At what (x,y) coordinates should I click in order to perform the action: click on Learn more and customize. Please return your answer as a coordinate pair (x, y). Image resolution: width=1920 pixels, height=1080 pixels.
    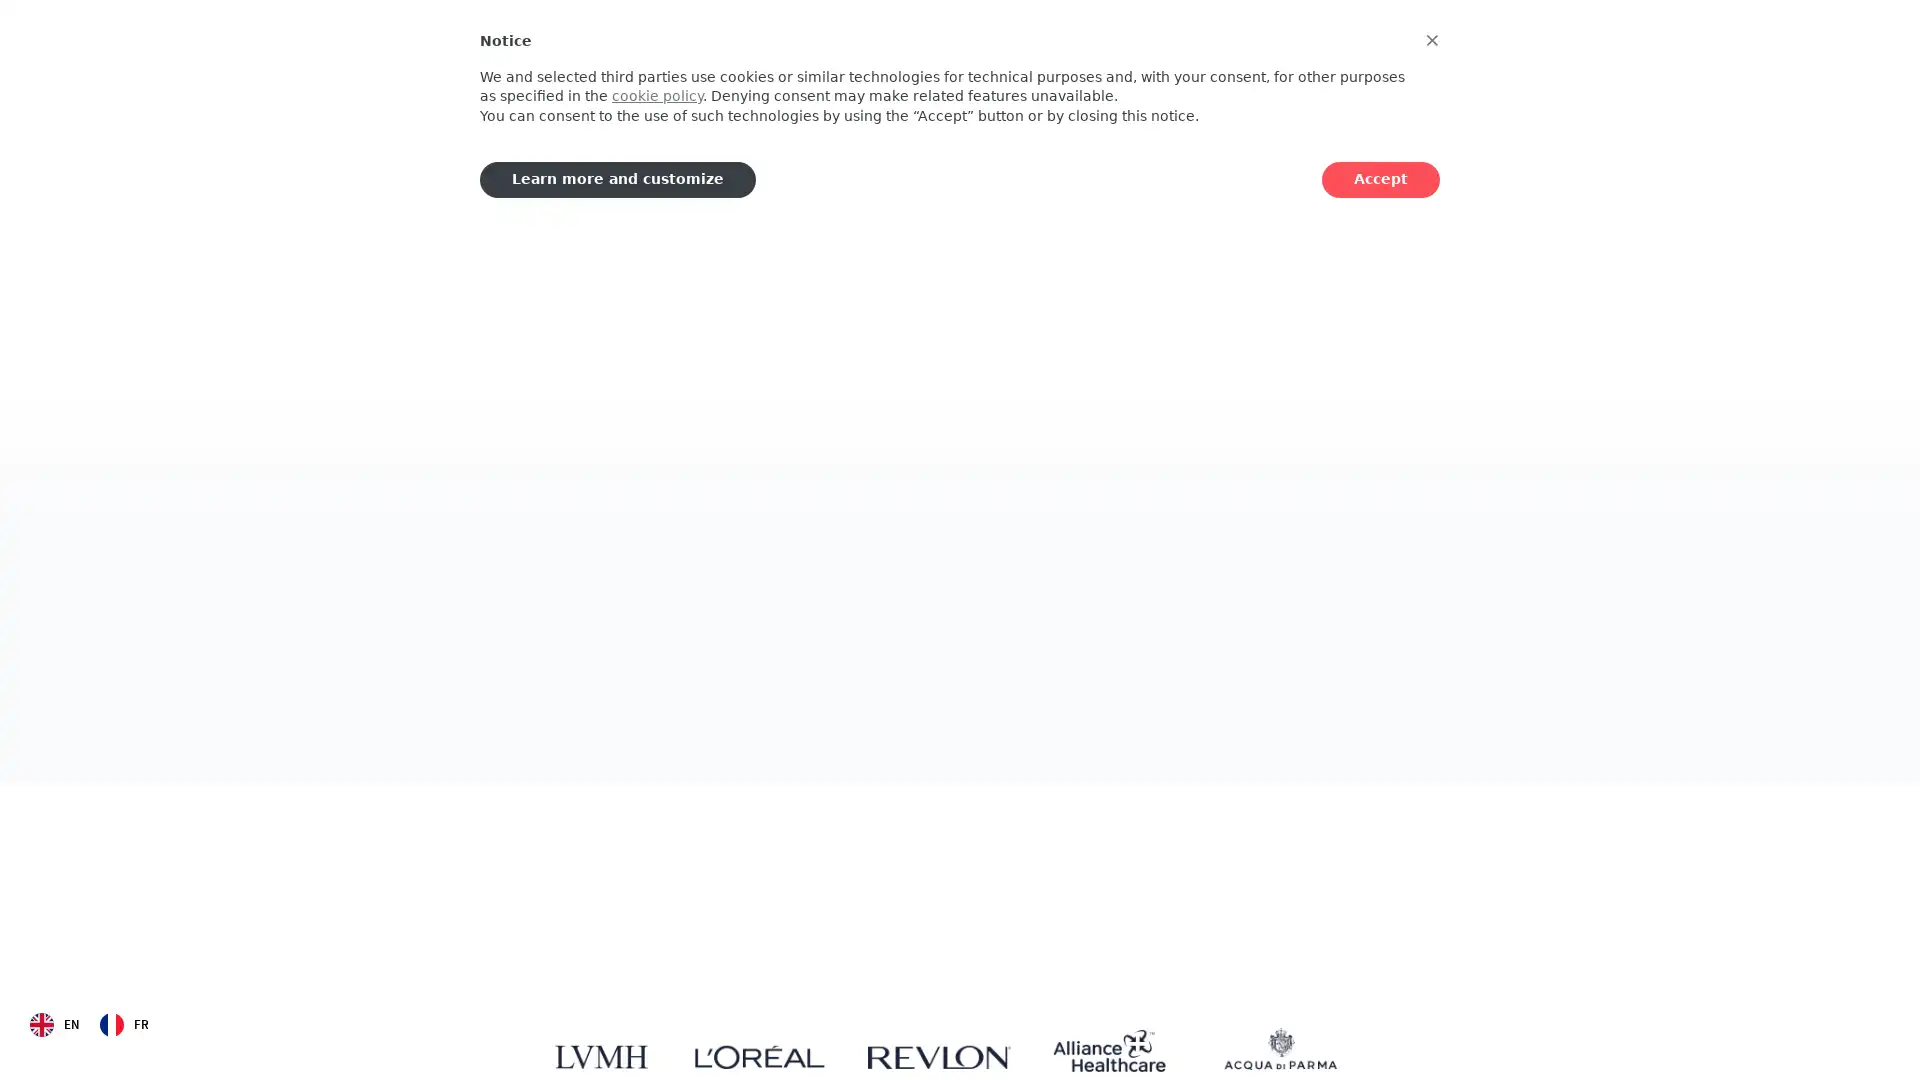
    Looking at the image, I should click on (617, 178).